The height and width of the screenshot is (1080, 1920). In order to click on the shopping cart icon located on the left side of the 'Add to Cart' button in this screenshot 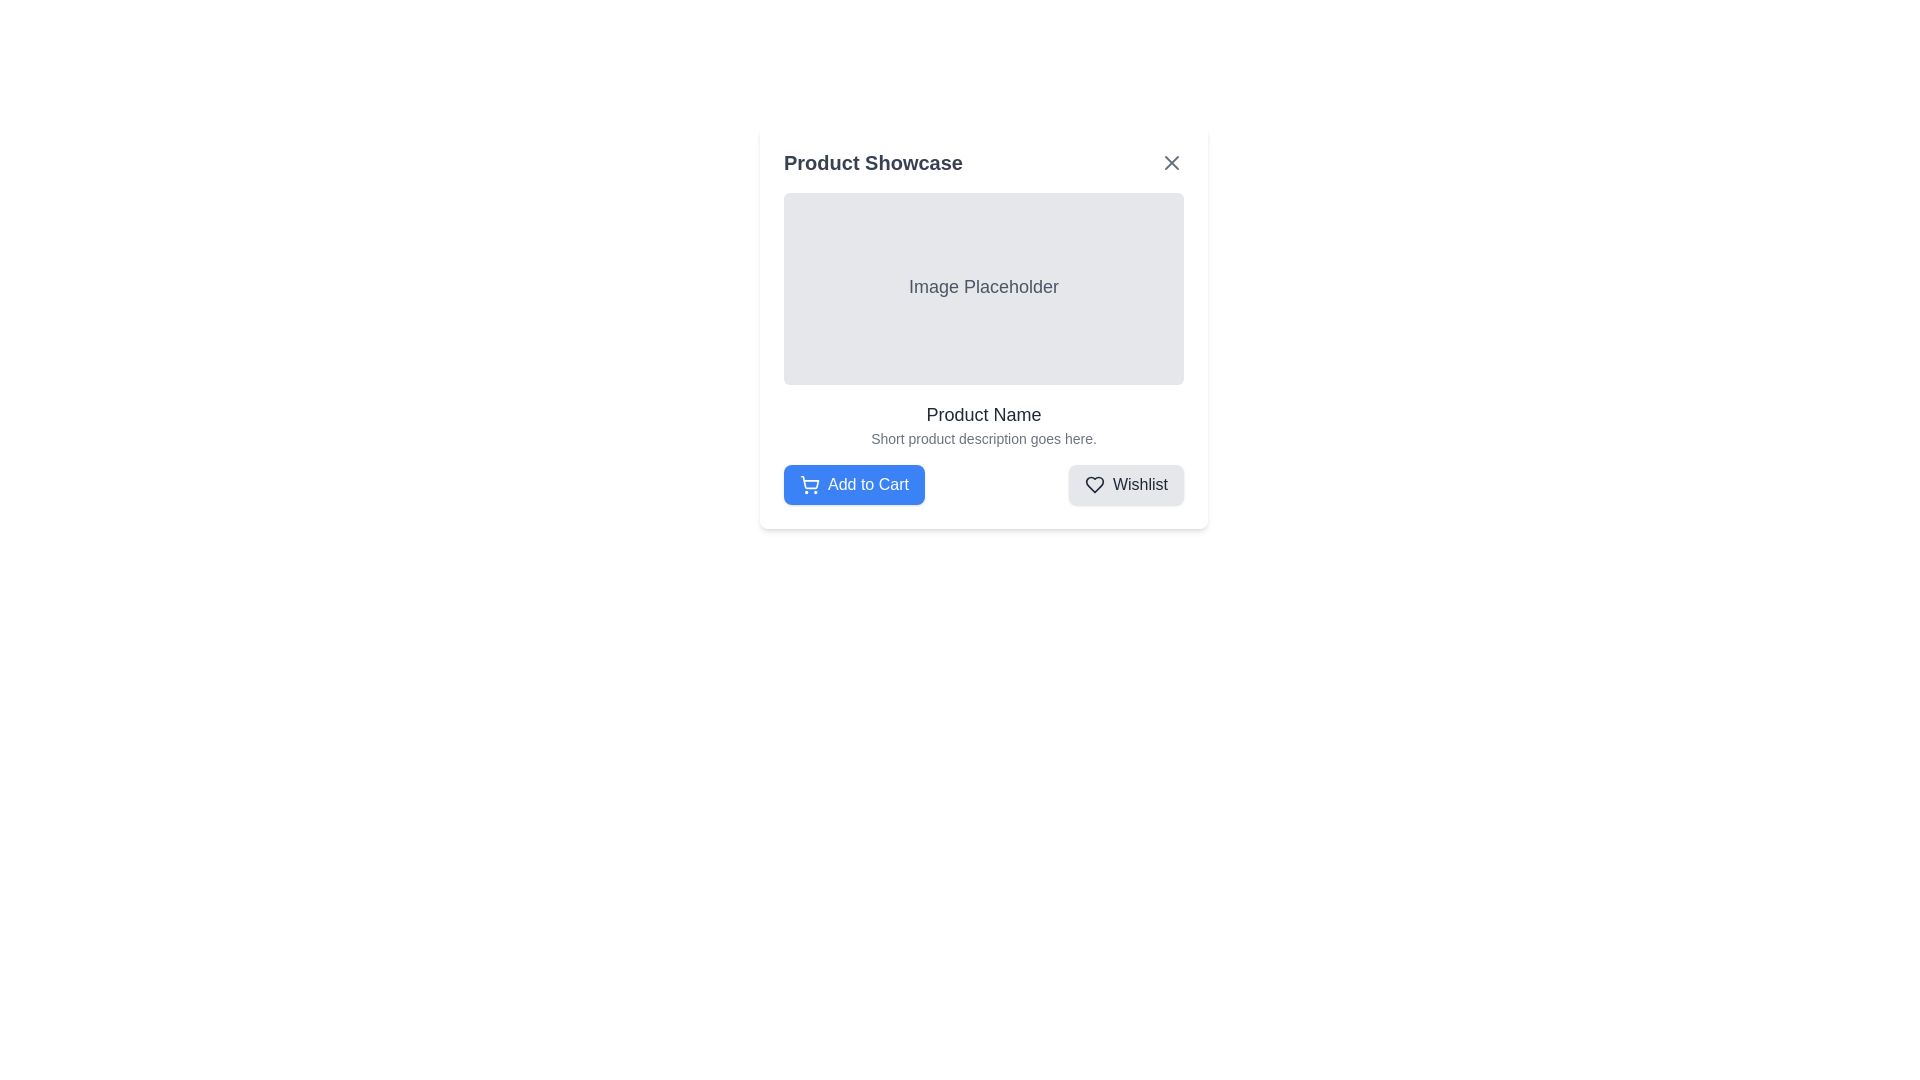, I will do `click(810, 482)`.